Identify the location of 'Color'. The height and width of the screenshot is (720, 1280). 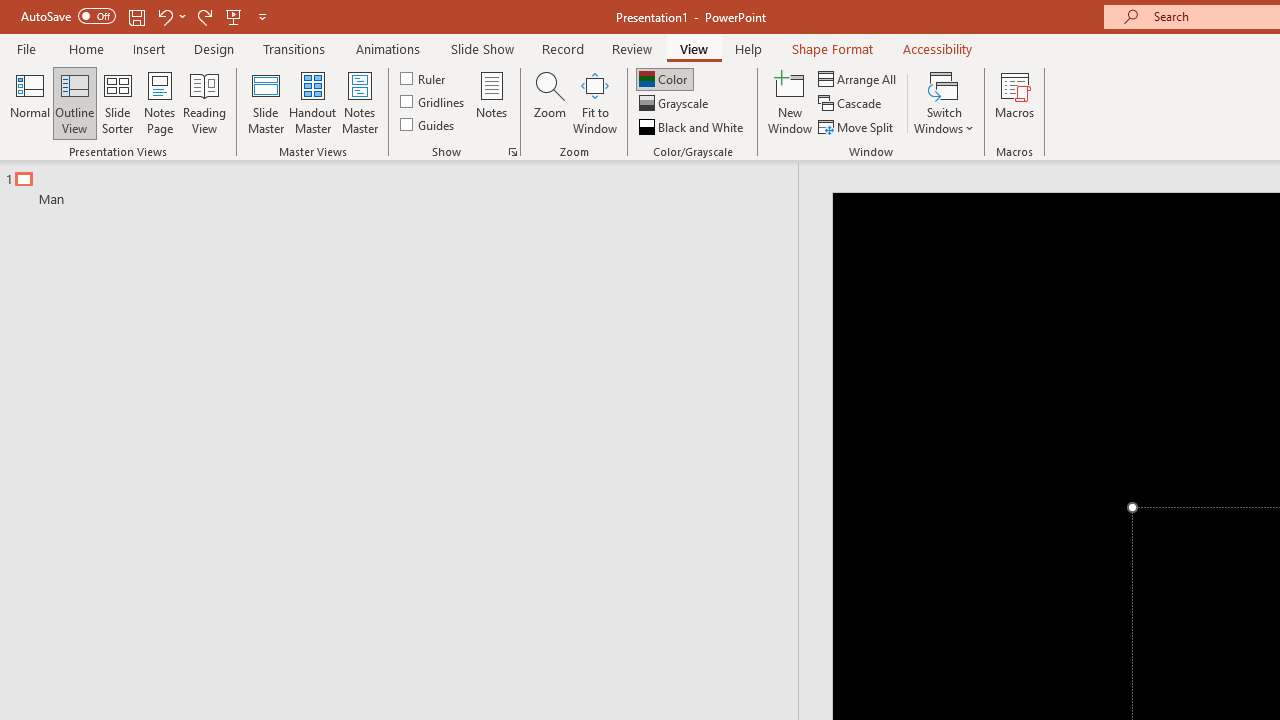
(664, 78).